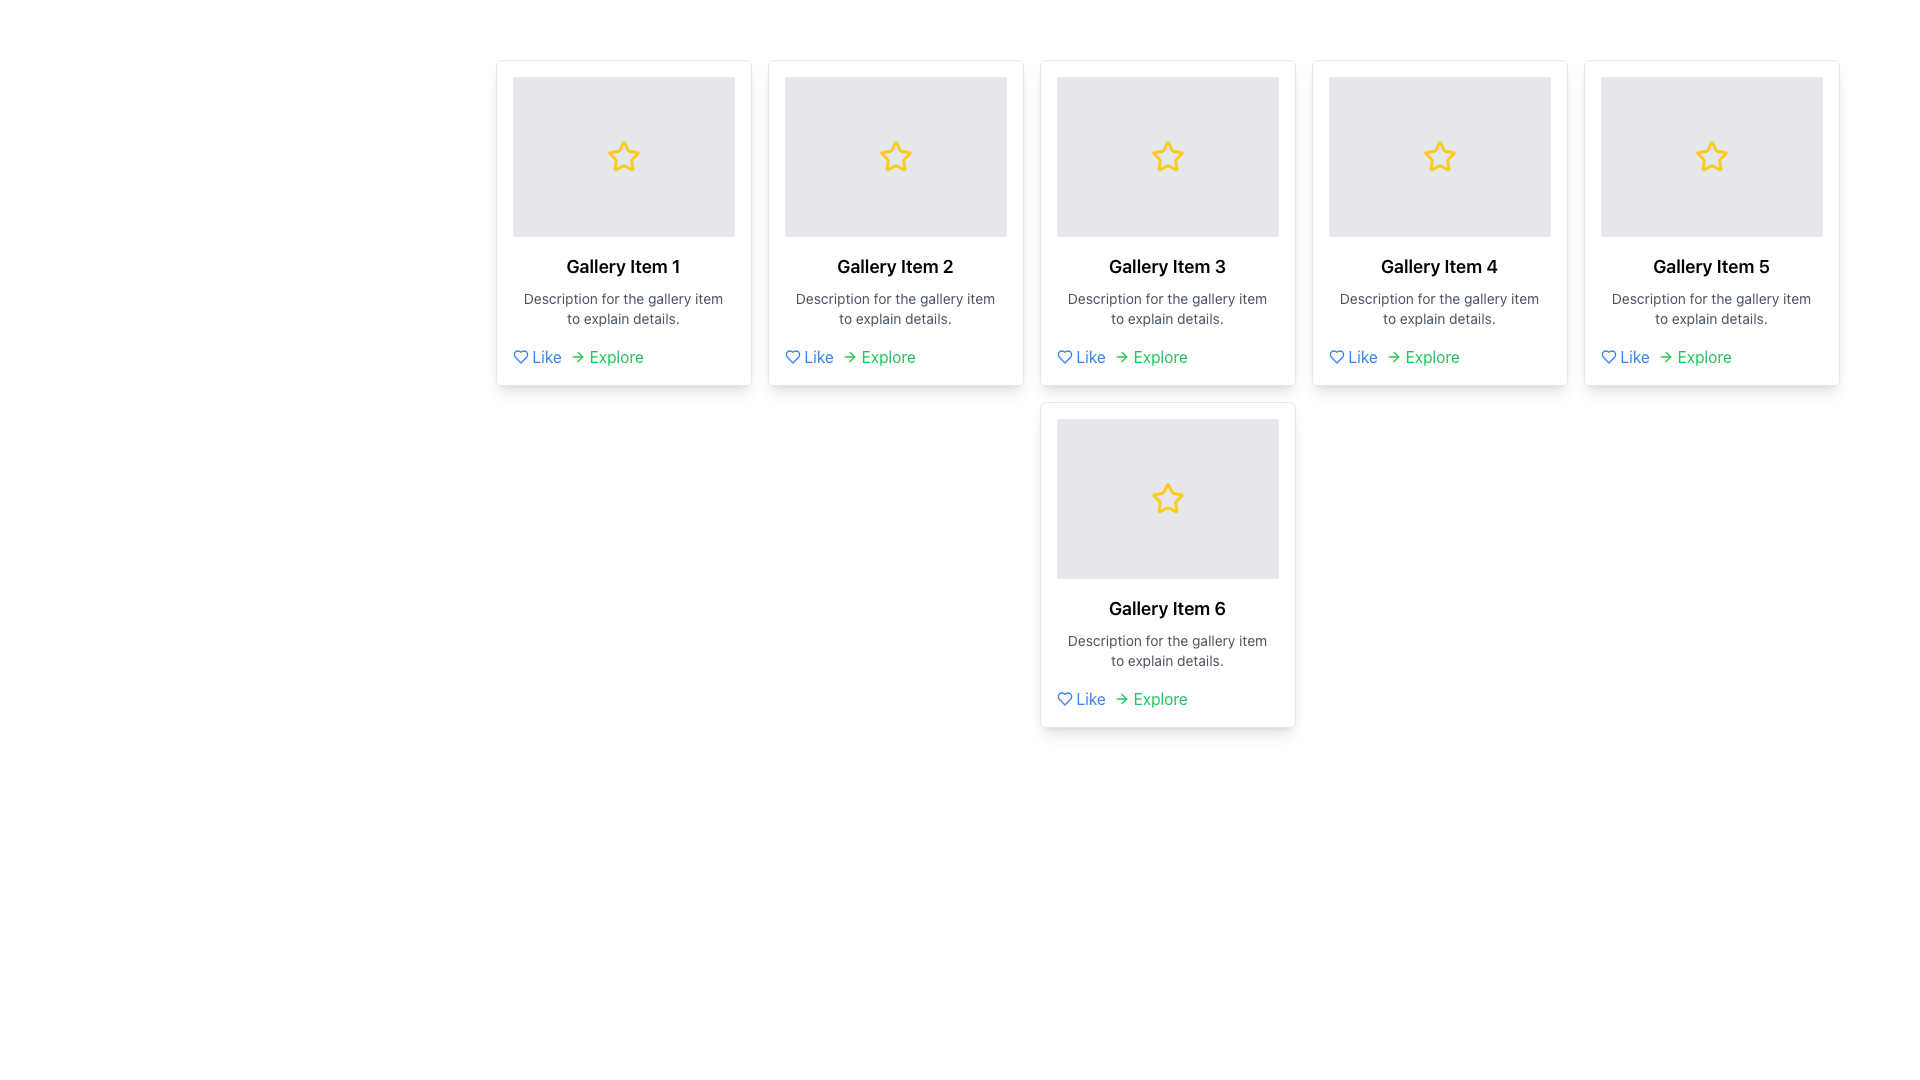 This screenshot has height=1080, width=1920. Describe the element at coordinates (537, 356) in the screenshot. I see `the blue-colored, underlined text labeled 'Like' adjacent to a heart-shaped icon` at that location.